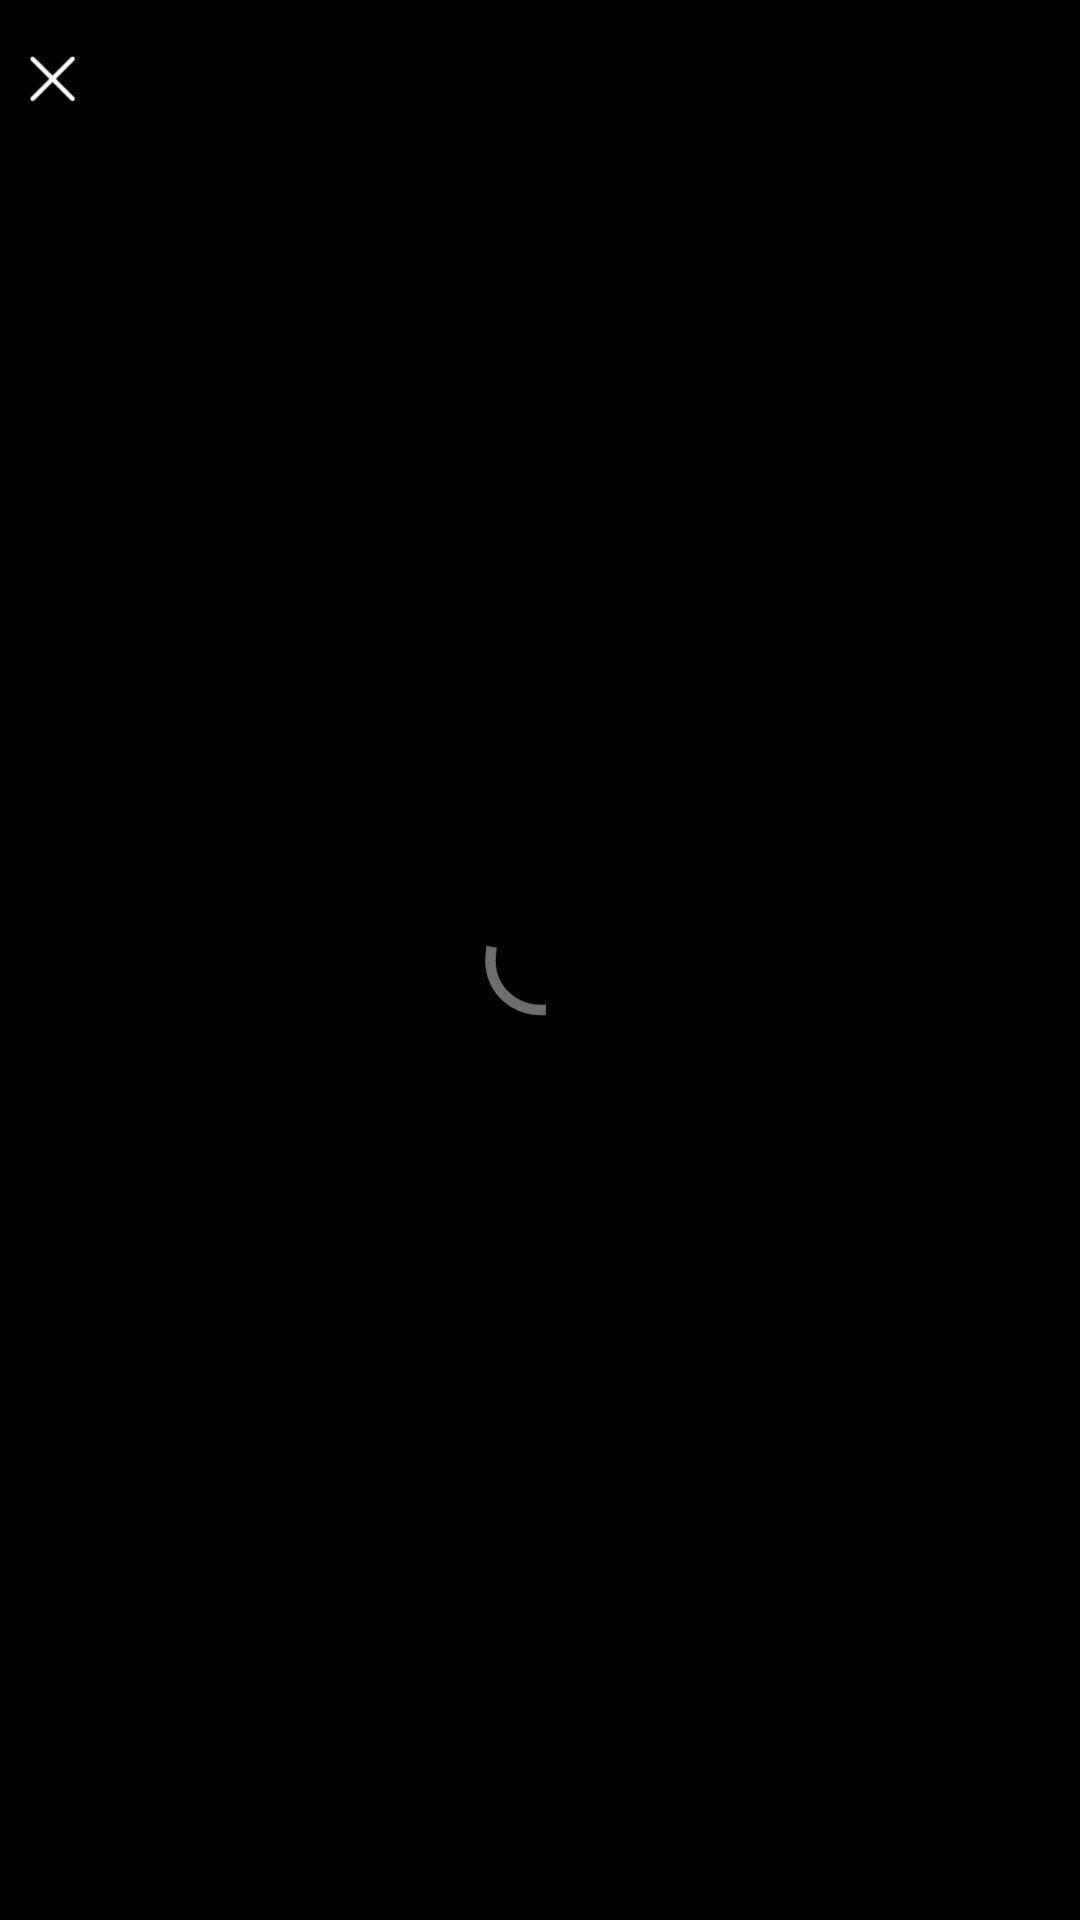 This screenshot has height=1920, width=1080. I want to click on exit page, so click(51, 78).